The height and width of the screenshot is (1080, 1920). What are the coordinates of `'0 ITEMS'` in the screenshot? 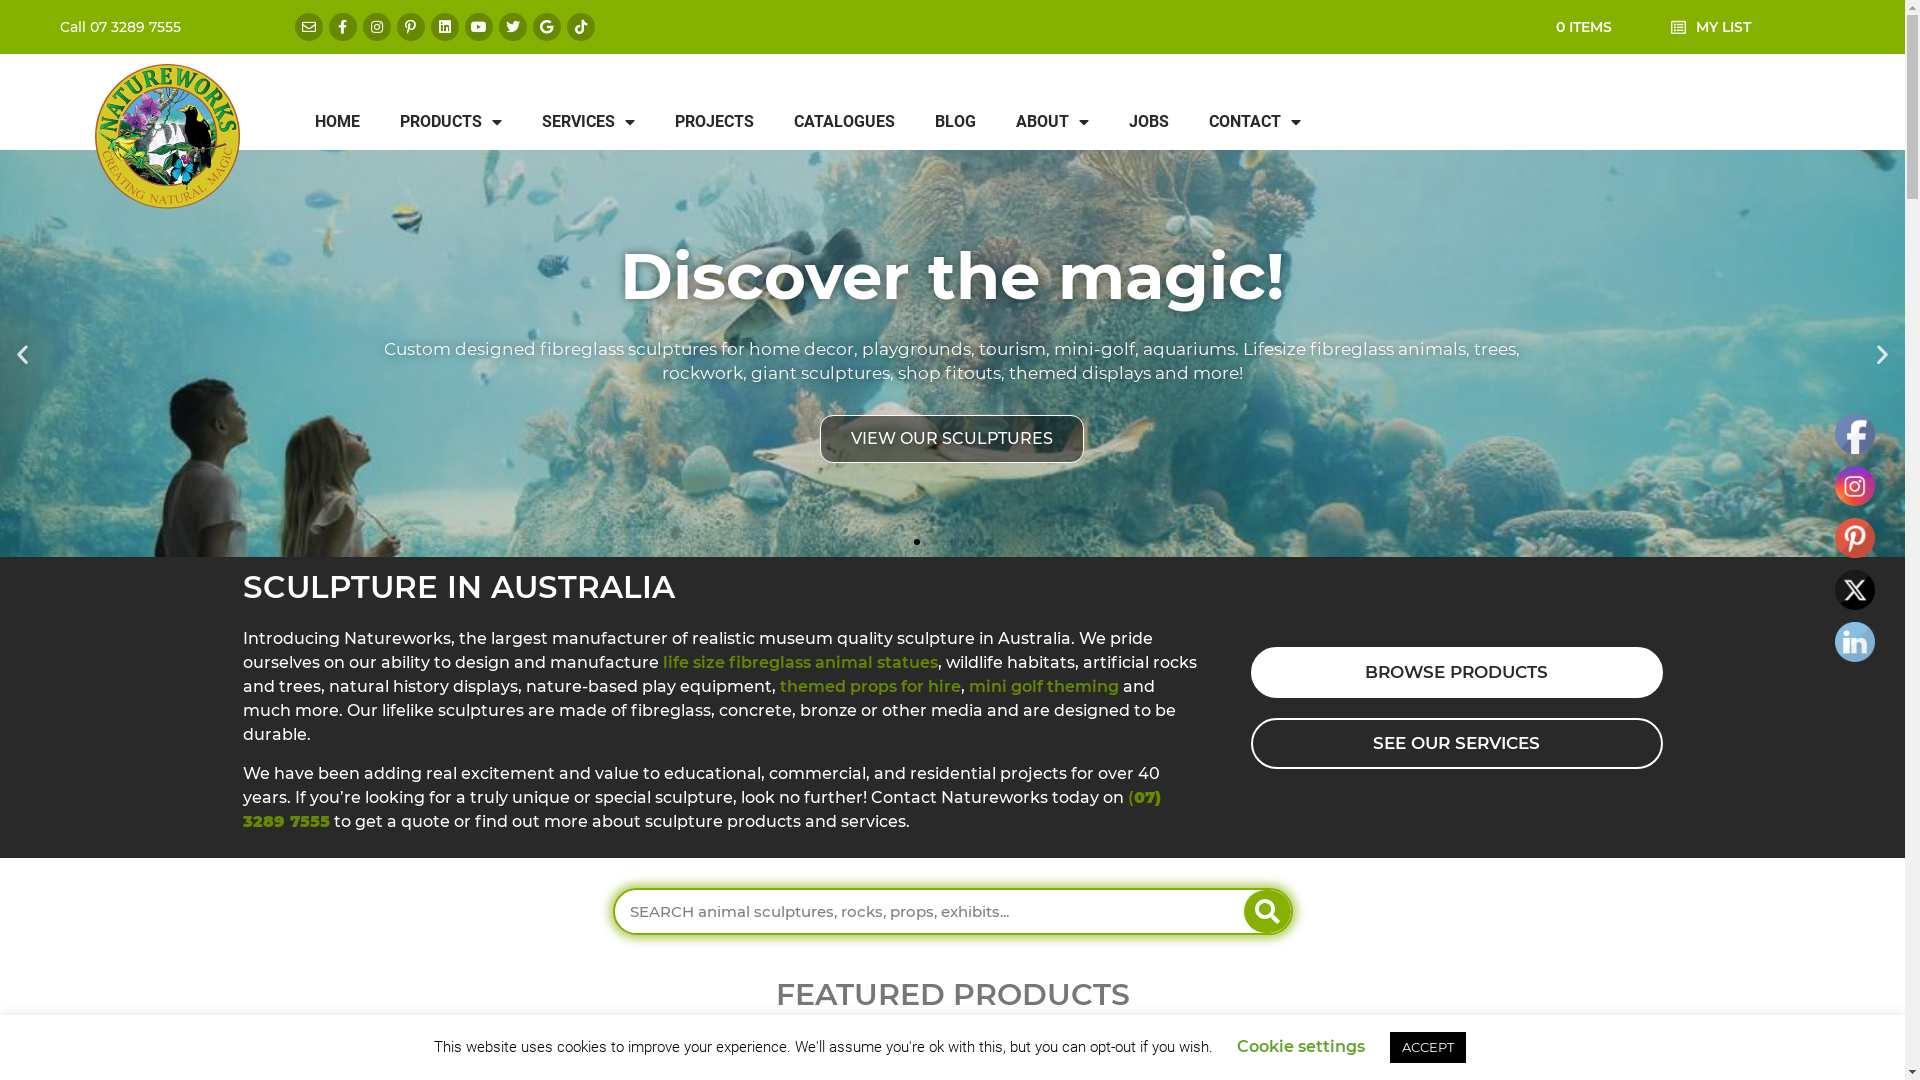 It's located at (1583, 27).